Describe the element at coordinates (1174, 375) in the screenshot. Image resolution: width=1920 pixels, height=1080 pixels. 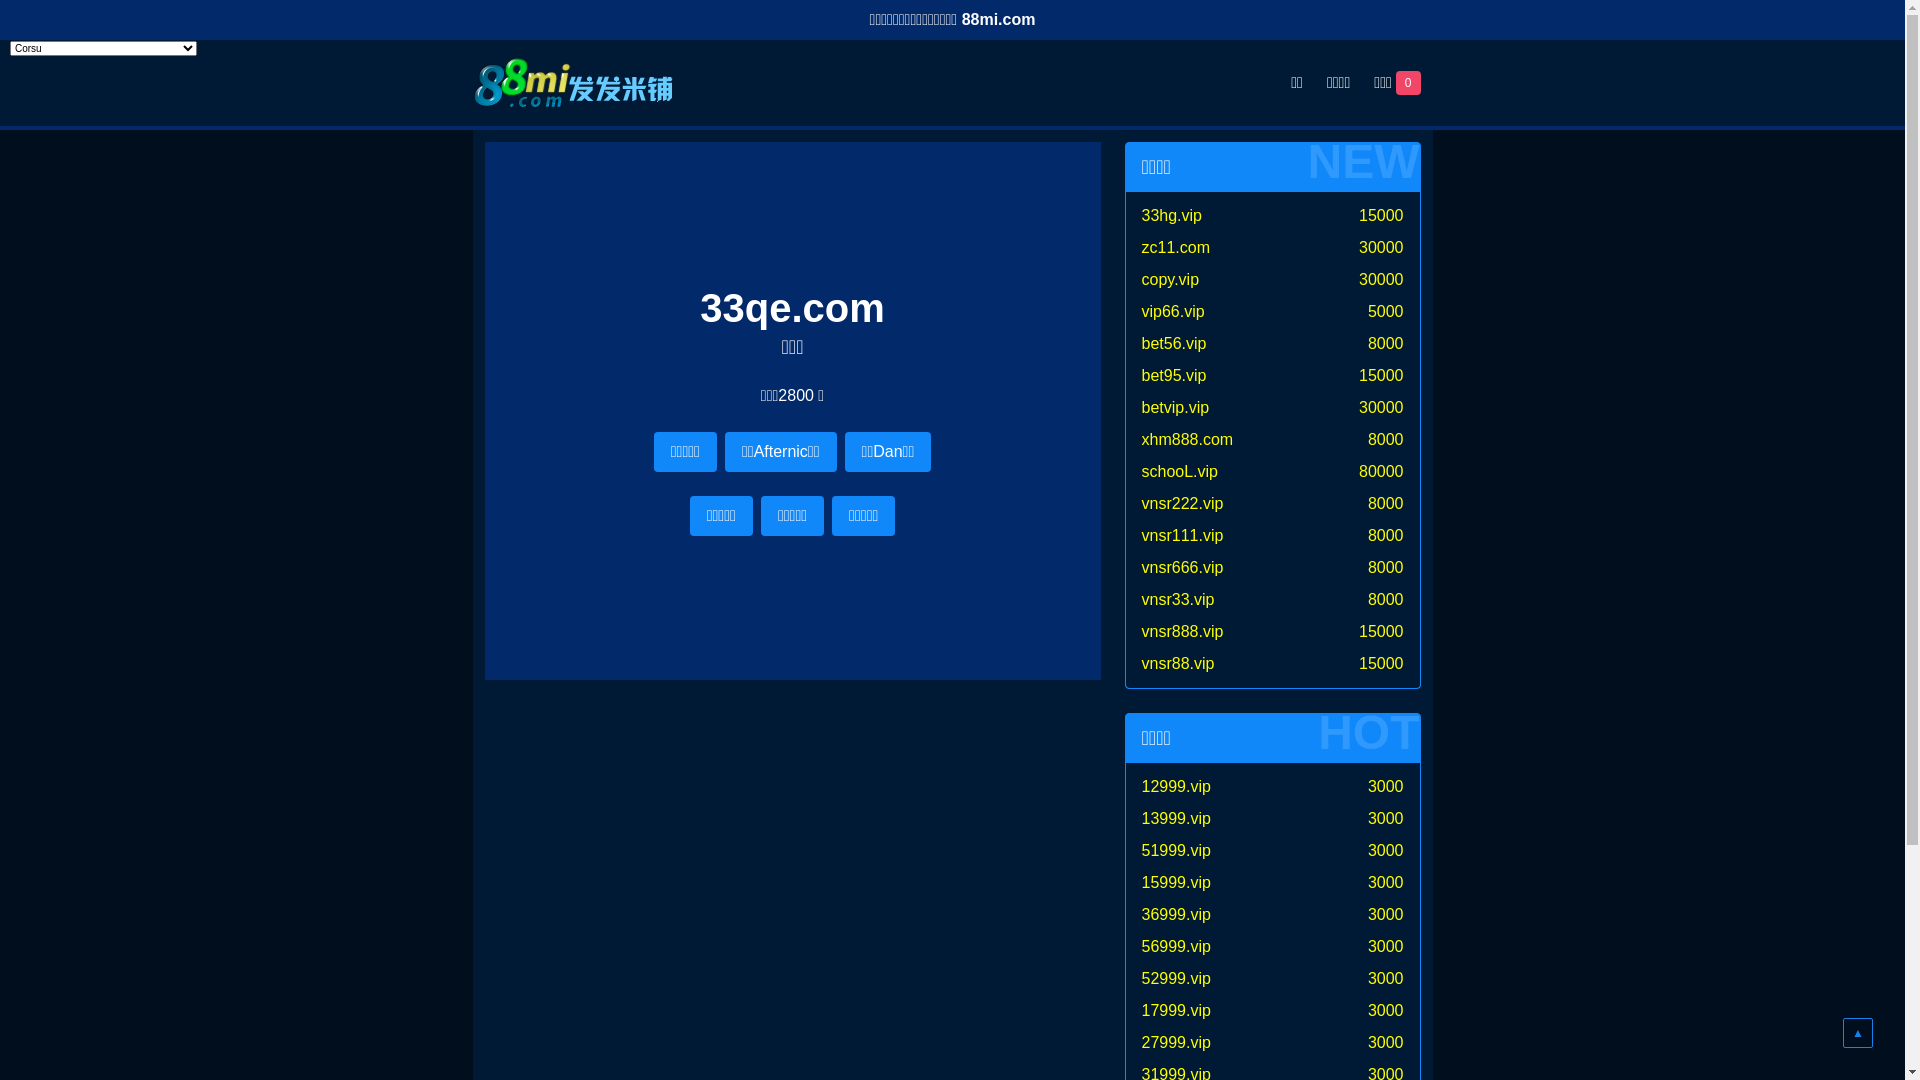
I see `'bet95.vip'` at that location.